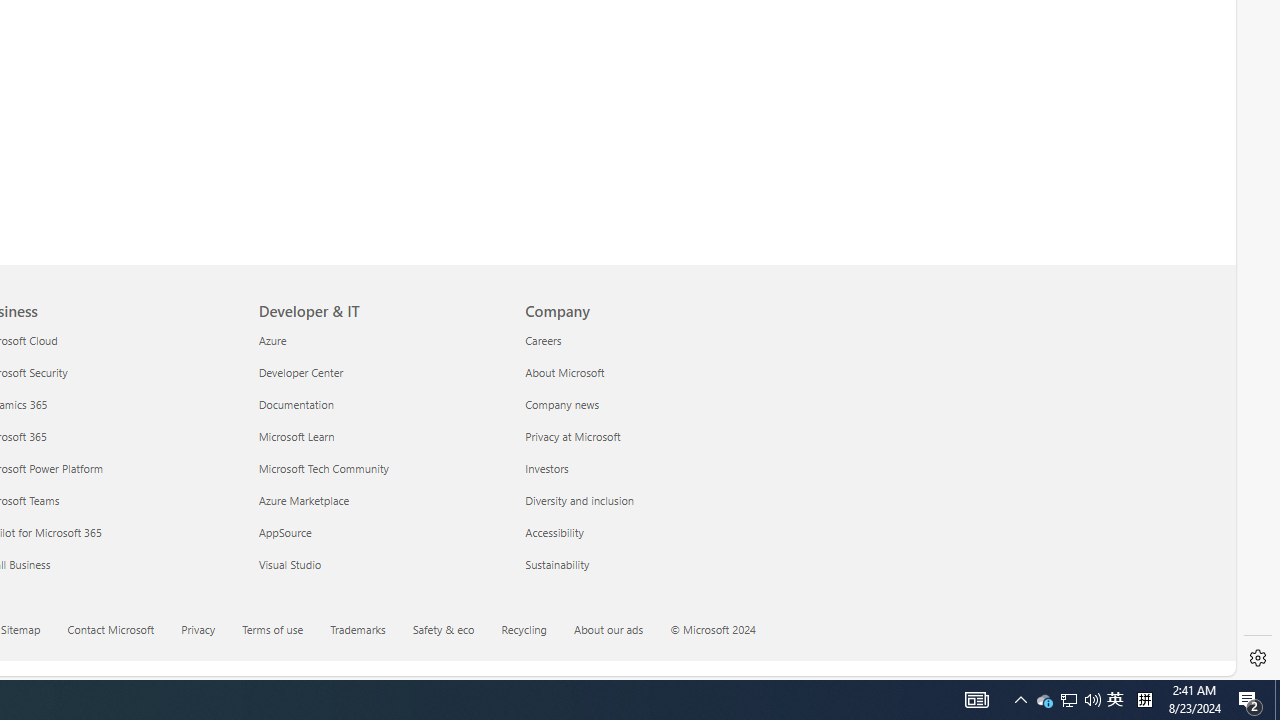  What do you see at coordinates (646, 564) in the screenshot?
I see `'Sustainability'` at bounding box center [646, 564].